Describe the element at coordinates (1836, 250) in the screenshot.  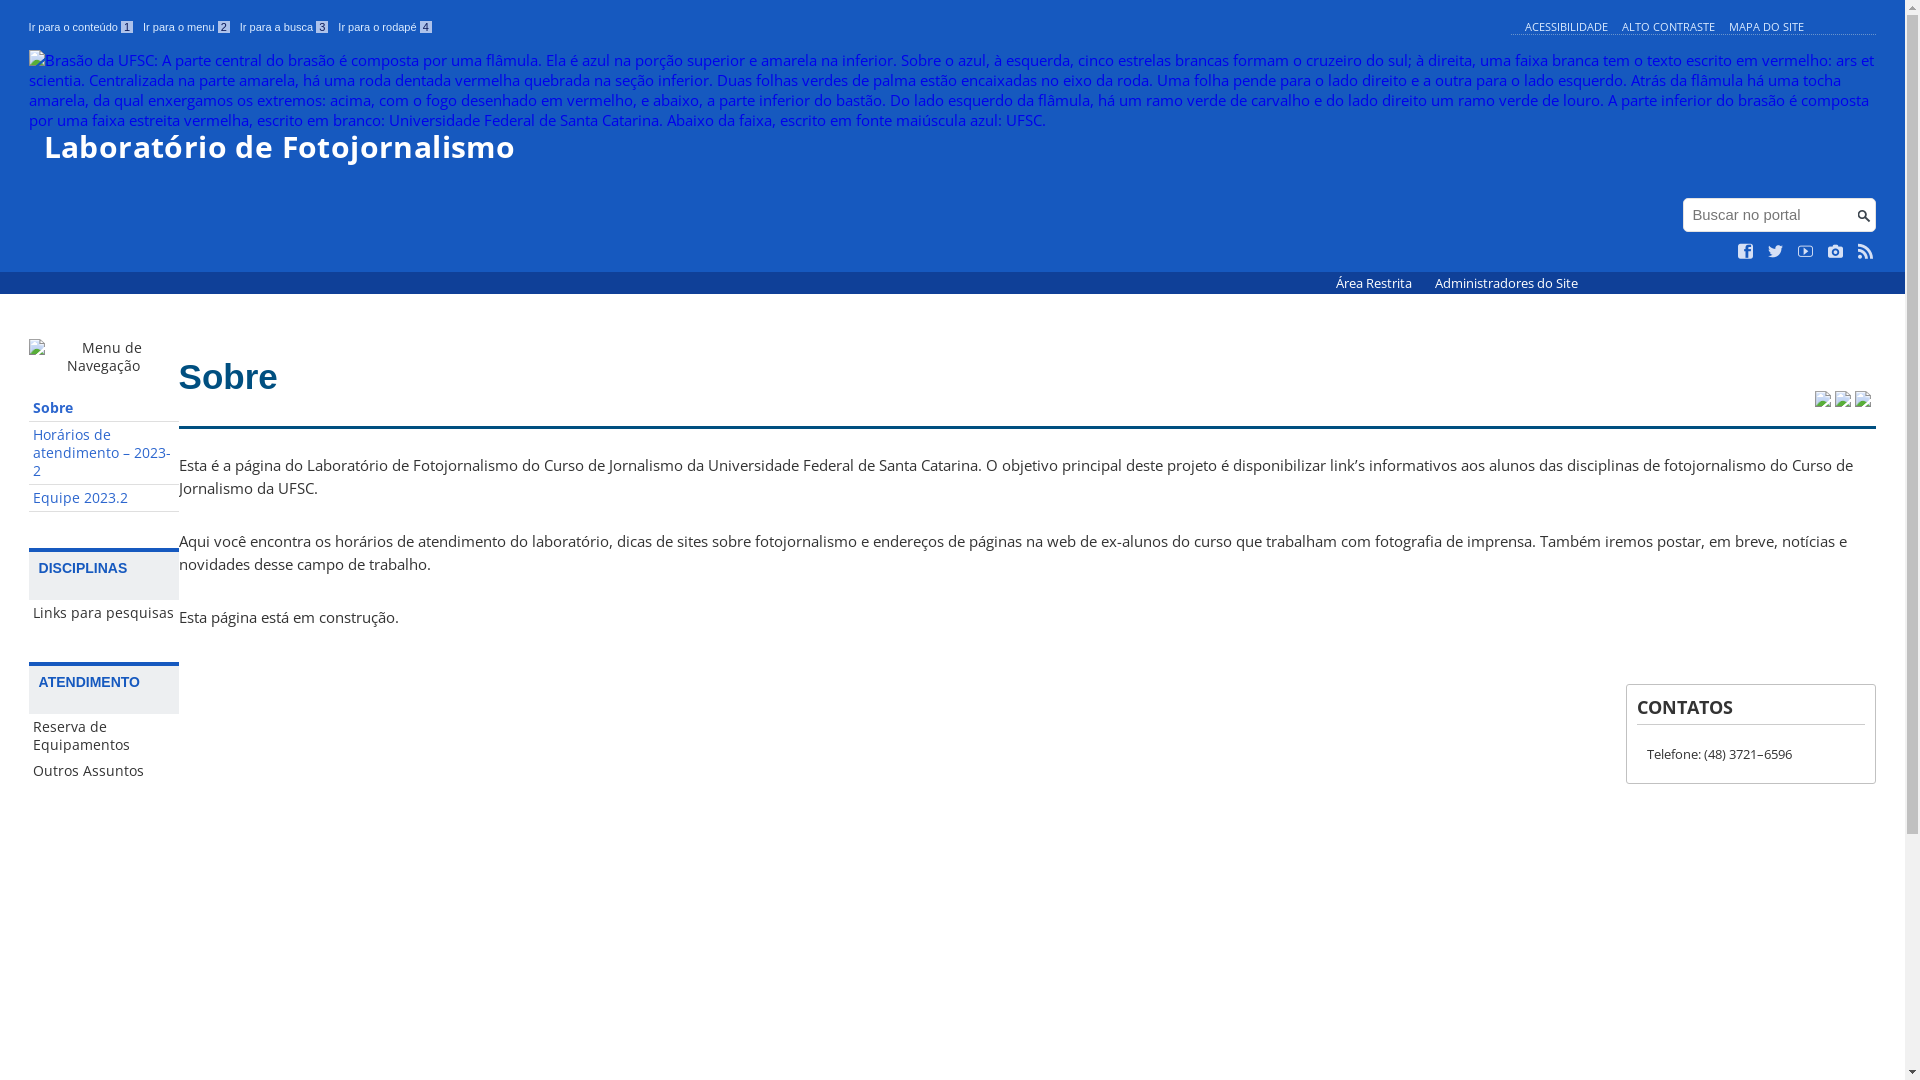
I see `'Veja no Instagram'` at that location.